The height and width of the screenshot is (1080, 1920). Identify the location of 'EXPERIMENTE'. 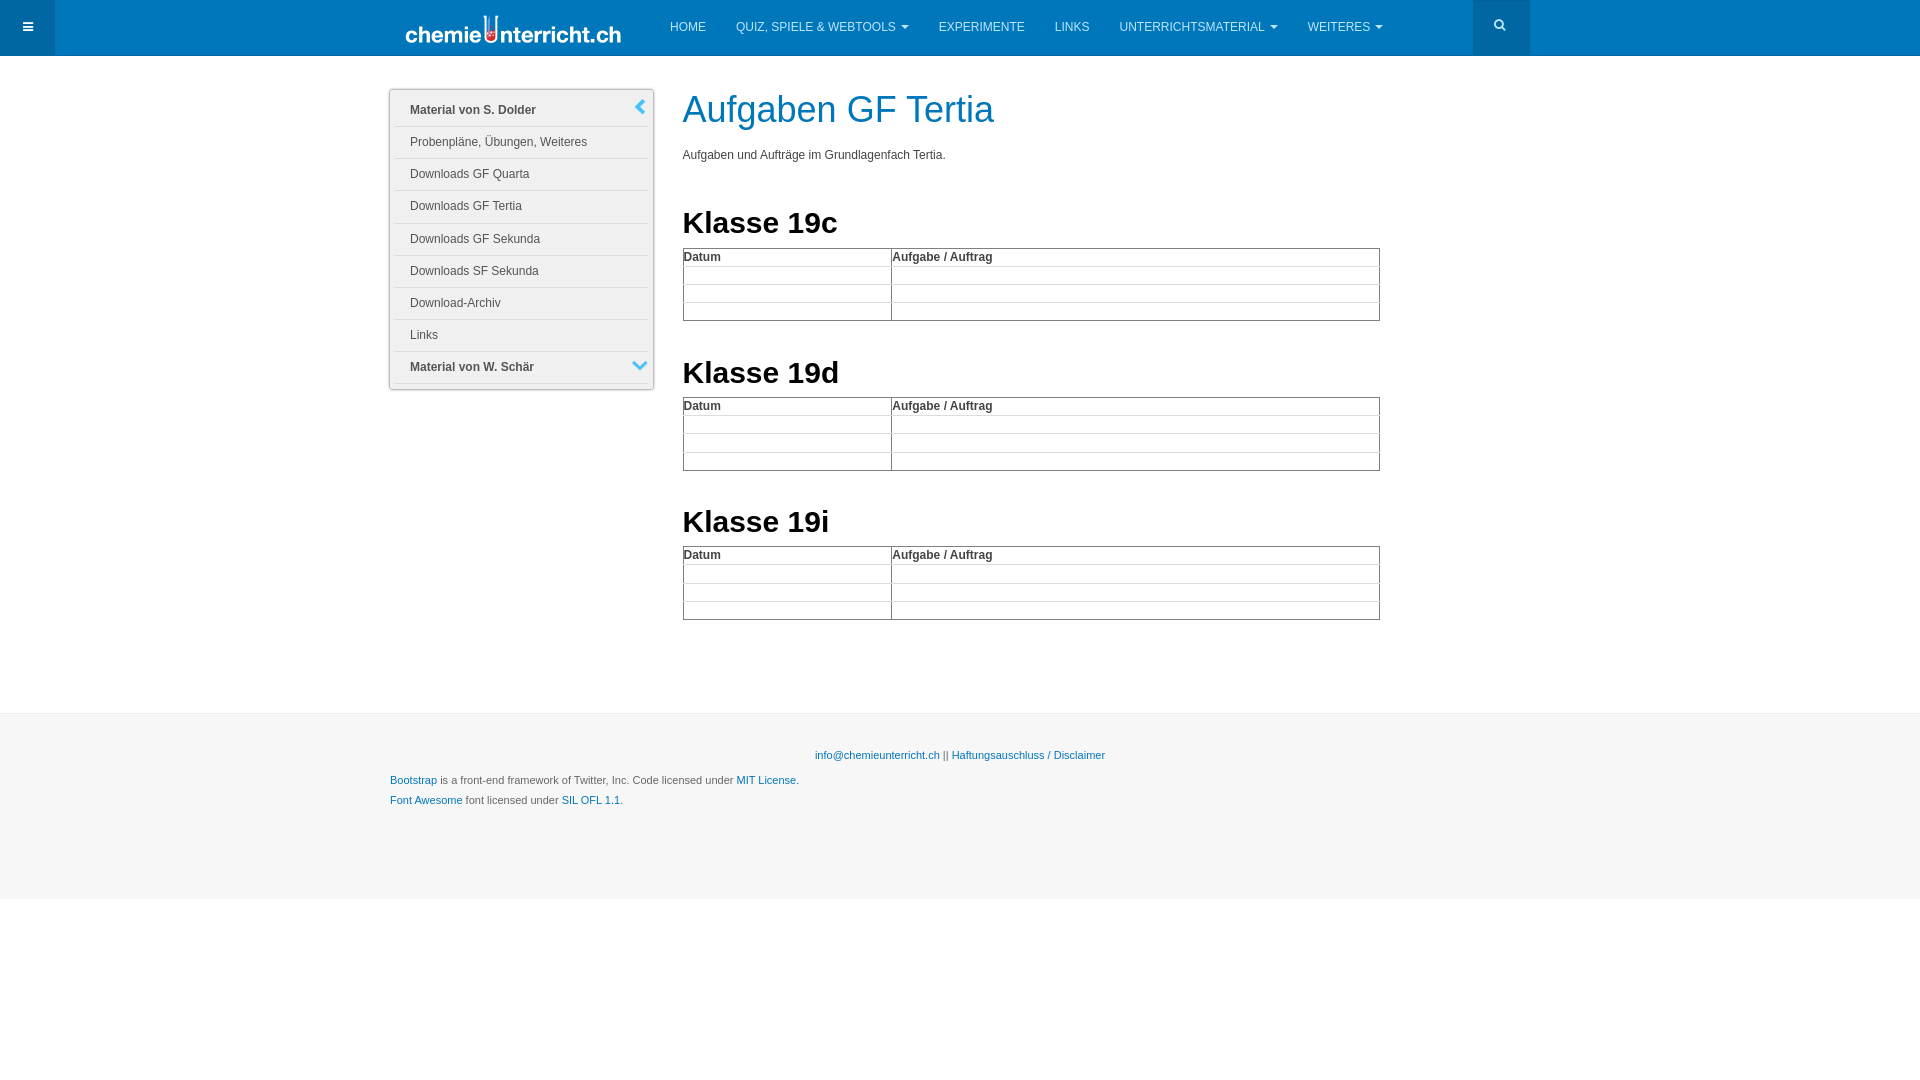
(938, 27).